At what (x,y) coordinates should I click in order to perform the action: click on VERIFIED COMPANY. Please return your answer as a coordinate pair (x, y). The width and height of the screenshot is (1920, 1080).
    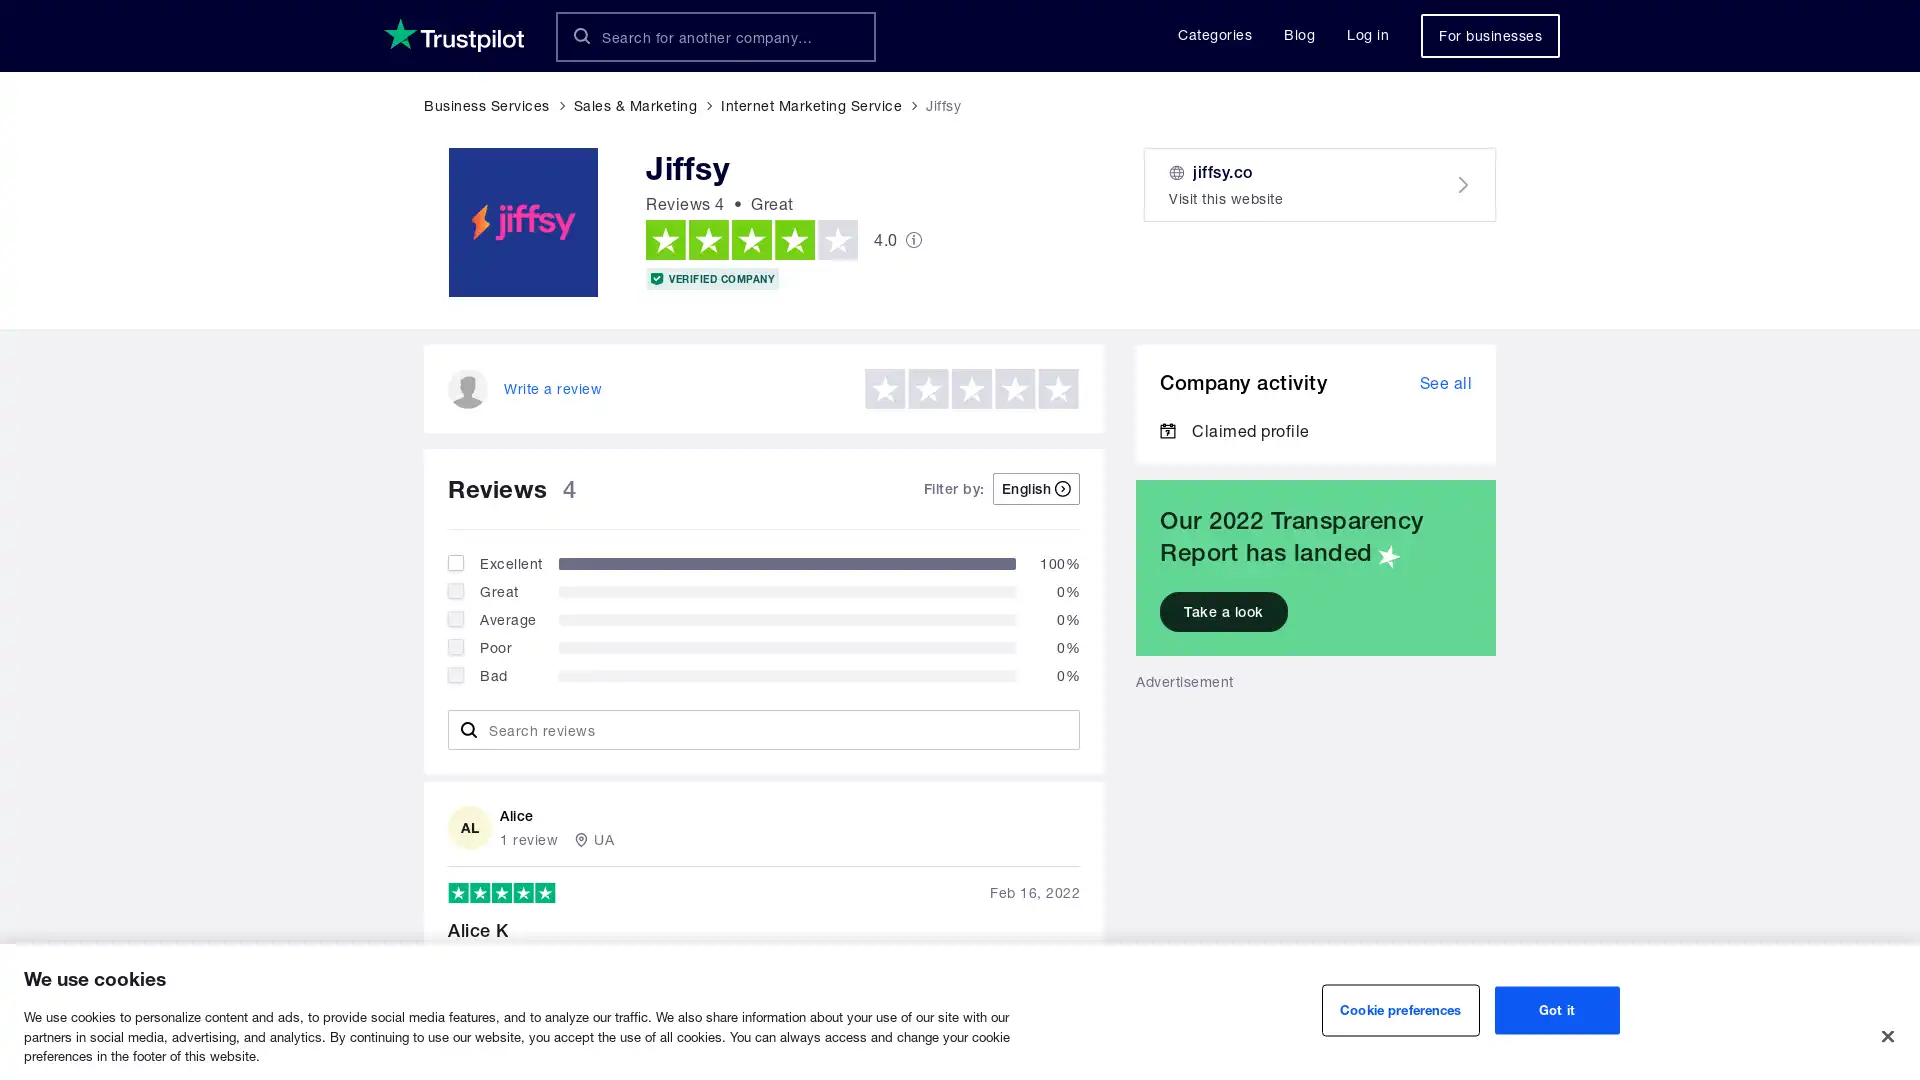
    Looking at the image, I should click on (712, 278).